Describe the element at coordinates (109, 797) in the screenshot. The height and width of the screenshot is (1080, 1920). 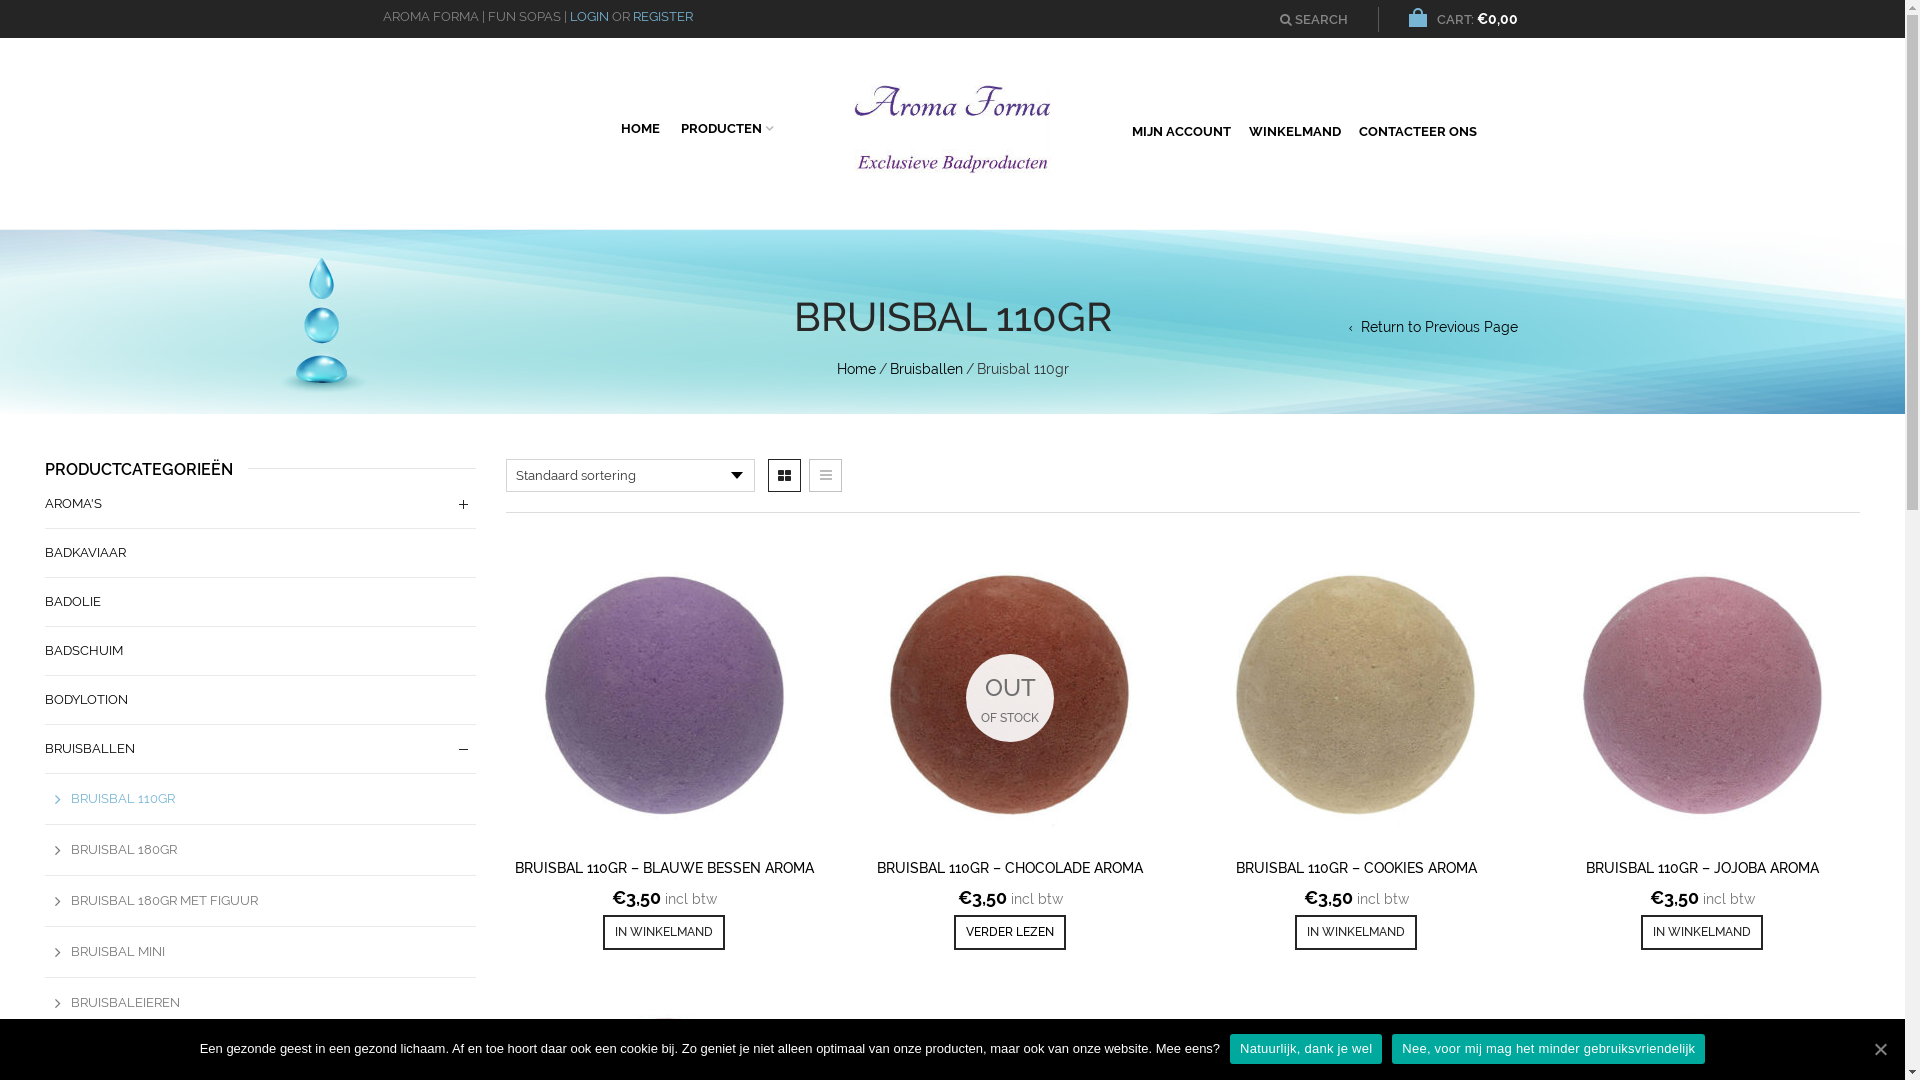
I see `'BRUISBAL 110GR'` at that location.